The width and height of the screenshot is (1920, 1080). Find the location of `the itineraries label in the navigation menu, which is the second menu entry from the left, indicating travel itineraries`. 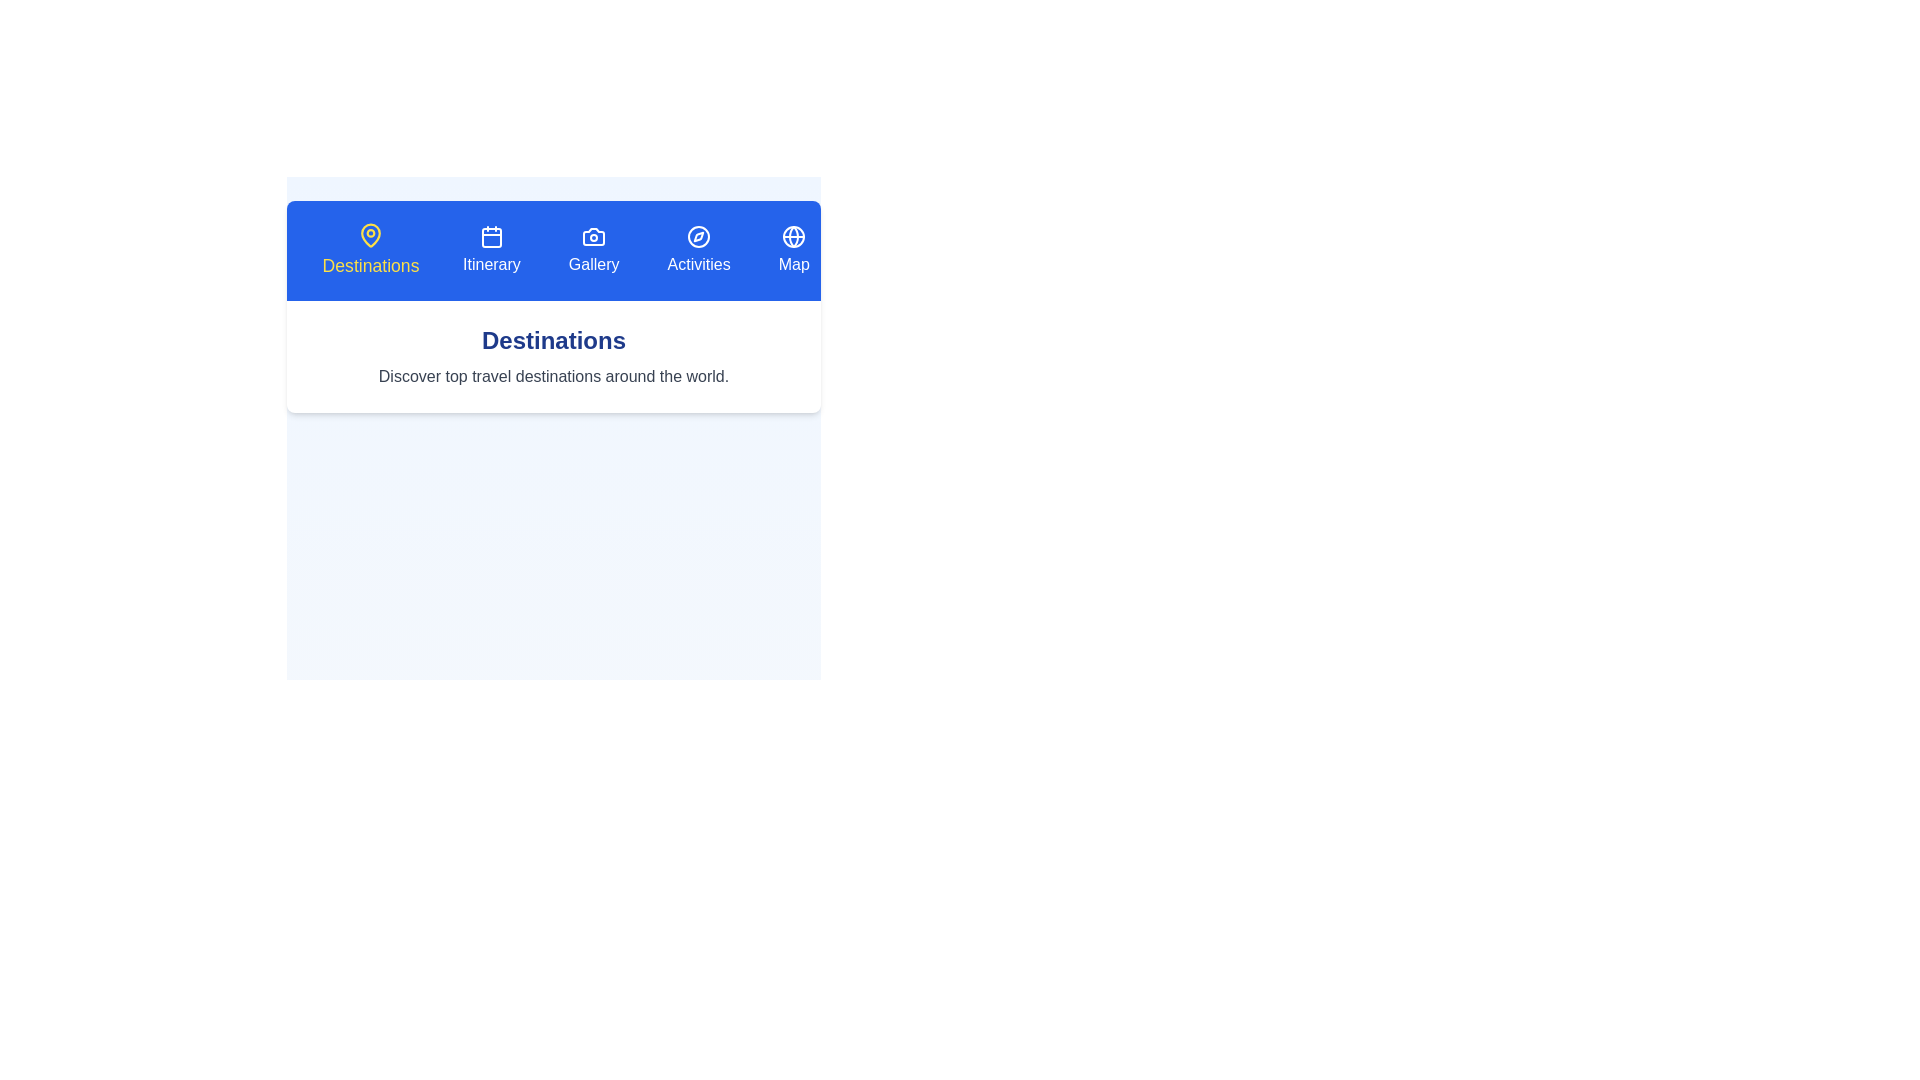

the itineraries label in the navigation menu, which is the second menu entry from the left, indicating travel itineraries is located at coordinates (491, 264).